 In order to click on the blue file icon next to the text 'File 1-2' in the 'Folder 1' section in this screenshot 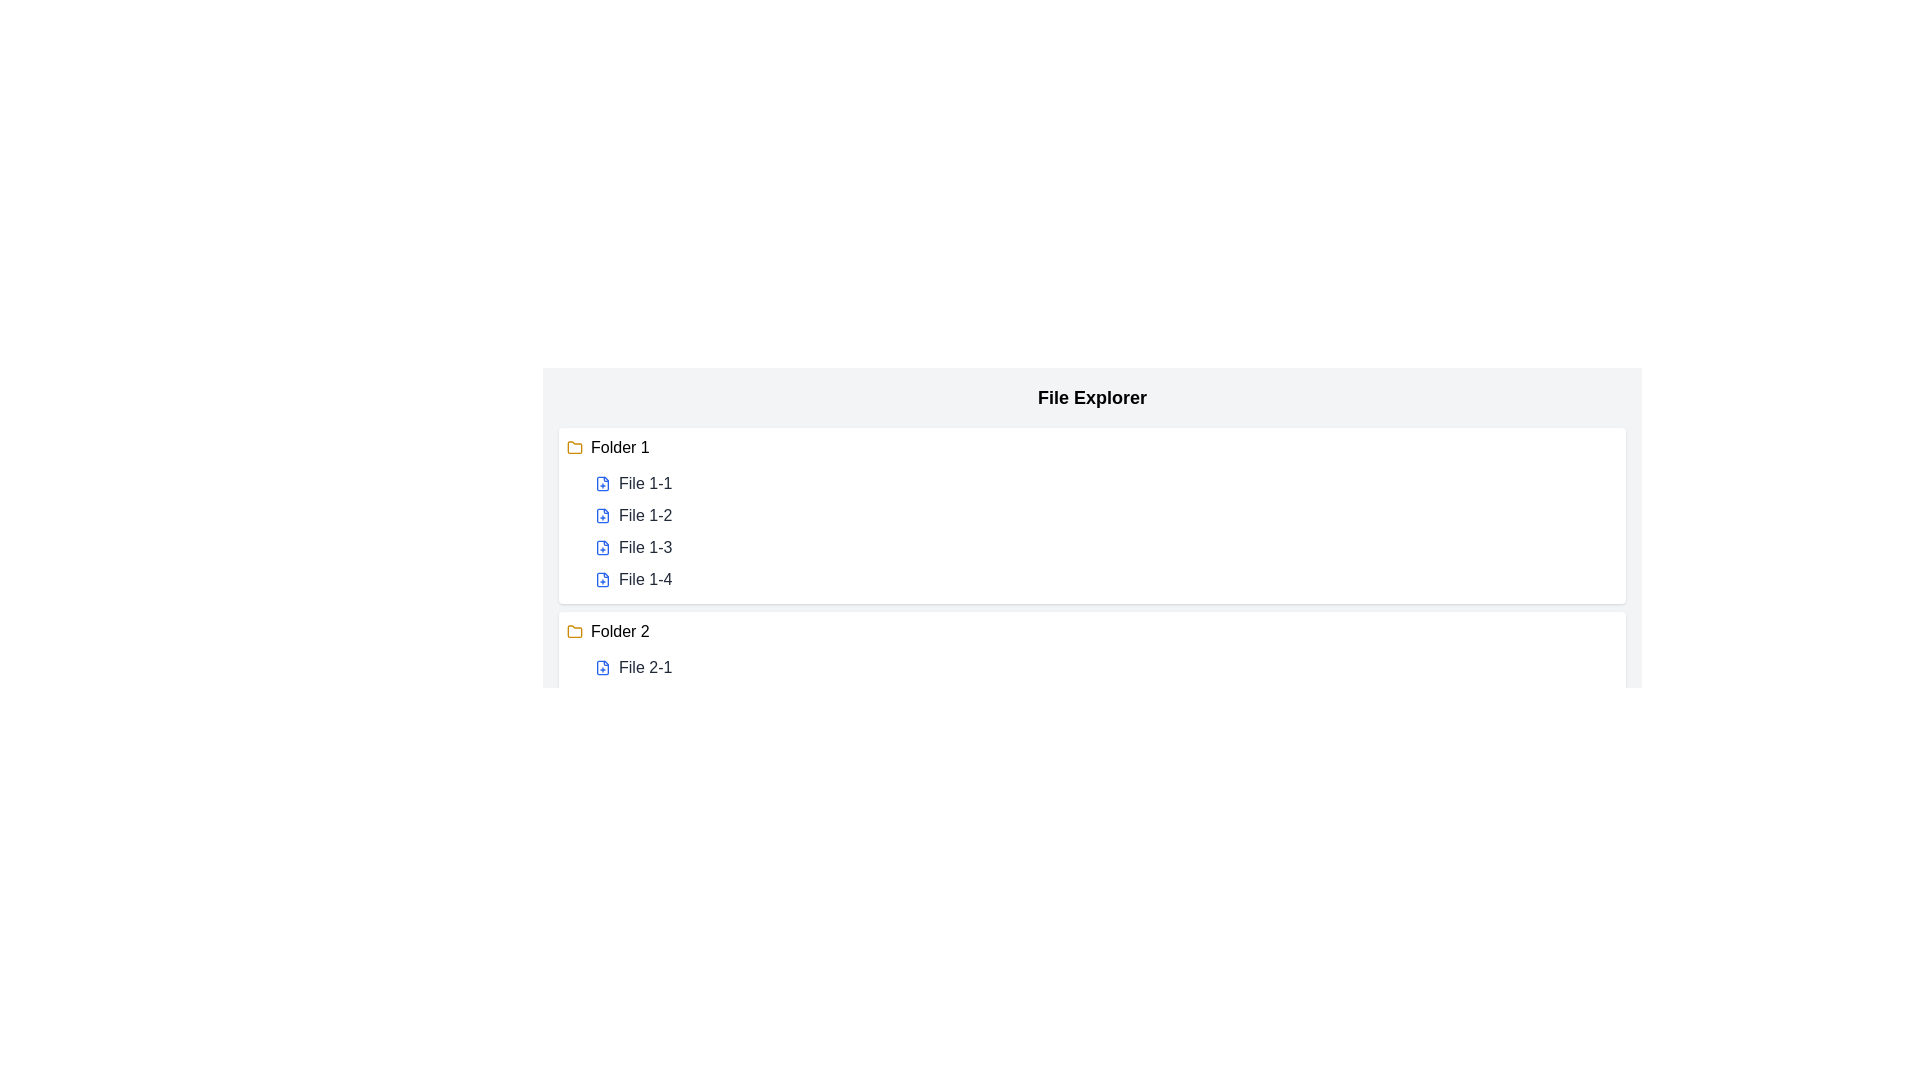, I will do `click(602, 515)`.